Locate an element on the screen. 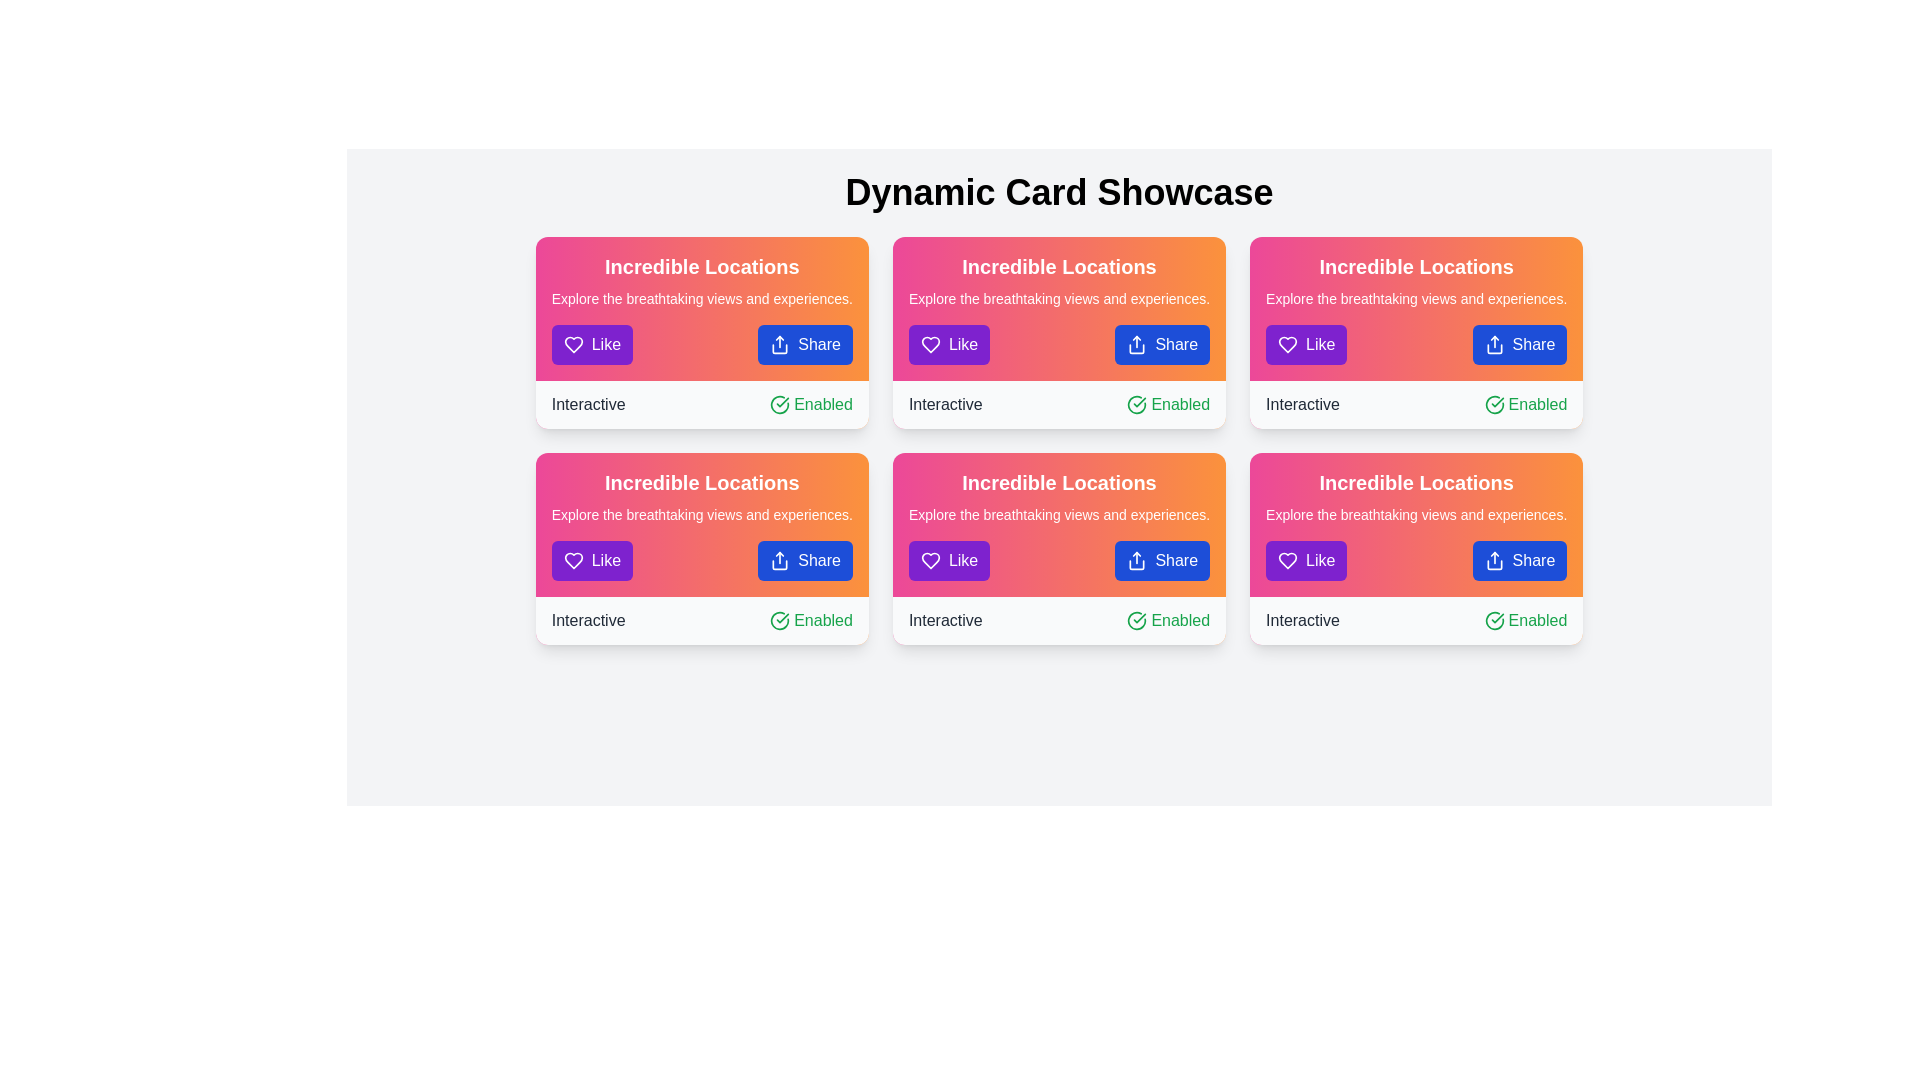  the 'Share' button, which is a rectangular button with rounded corners and a solid blue background, located to the right of the purple 'Like' button at the bottom of a card layout is located at coordinates (1162, 560).